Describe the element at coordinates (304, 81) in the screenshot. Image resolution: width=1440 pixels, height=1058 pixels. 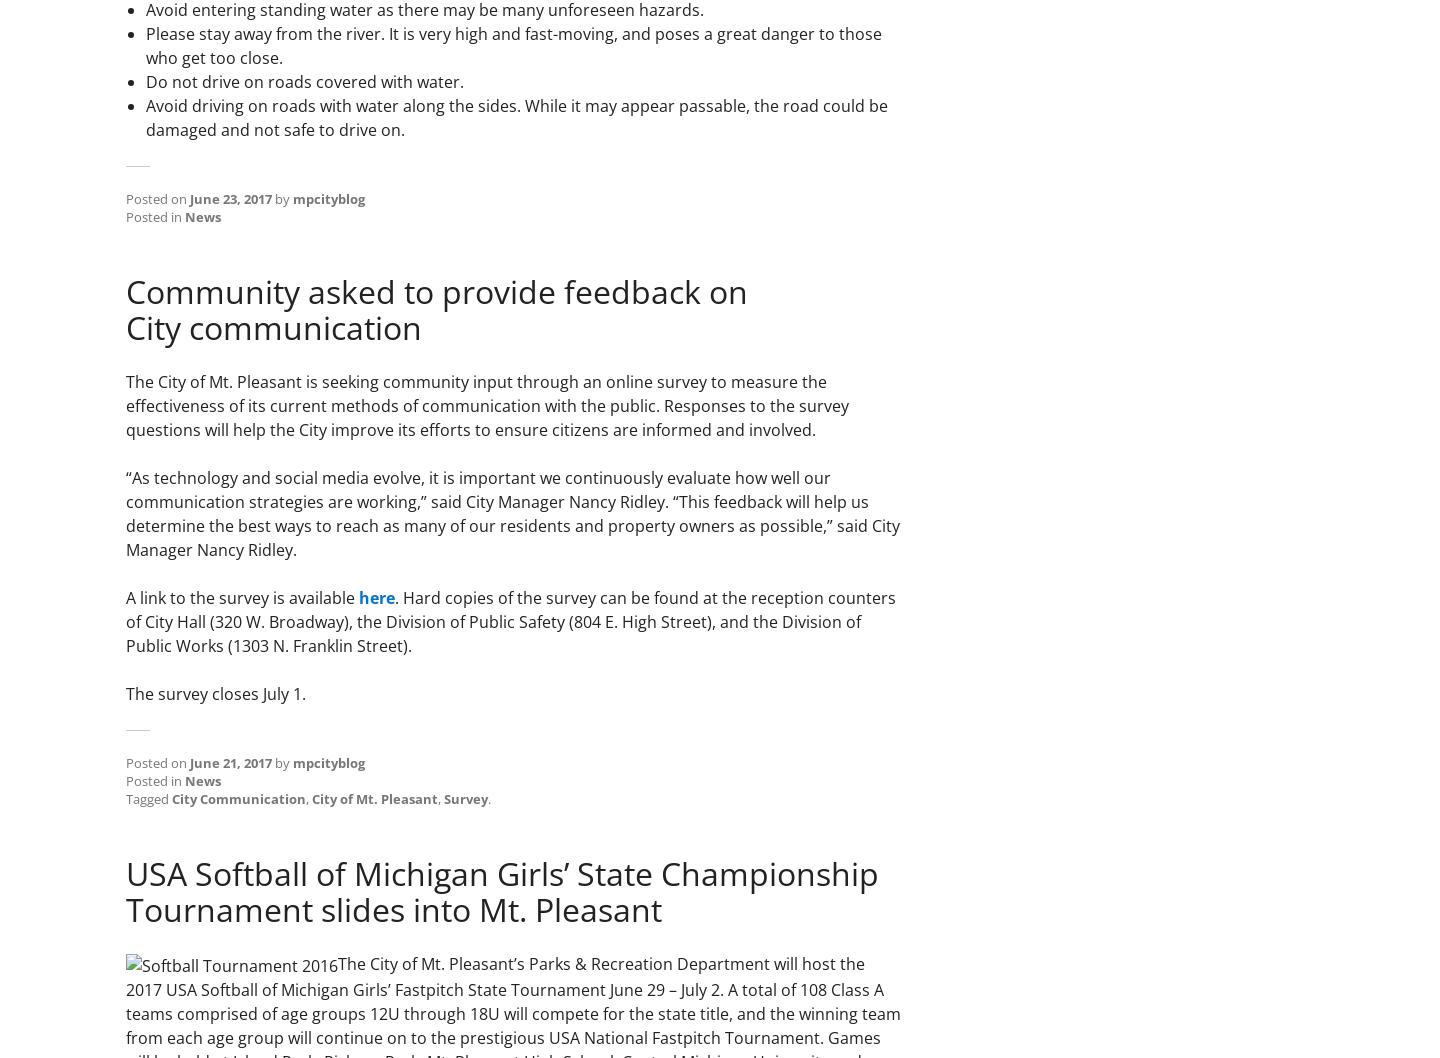
I see `'Do not drive on roads covered with water.'` at that location.